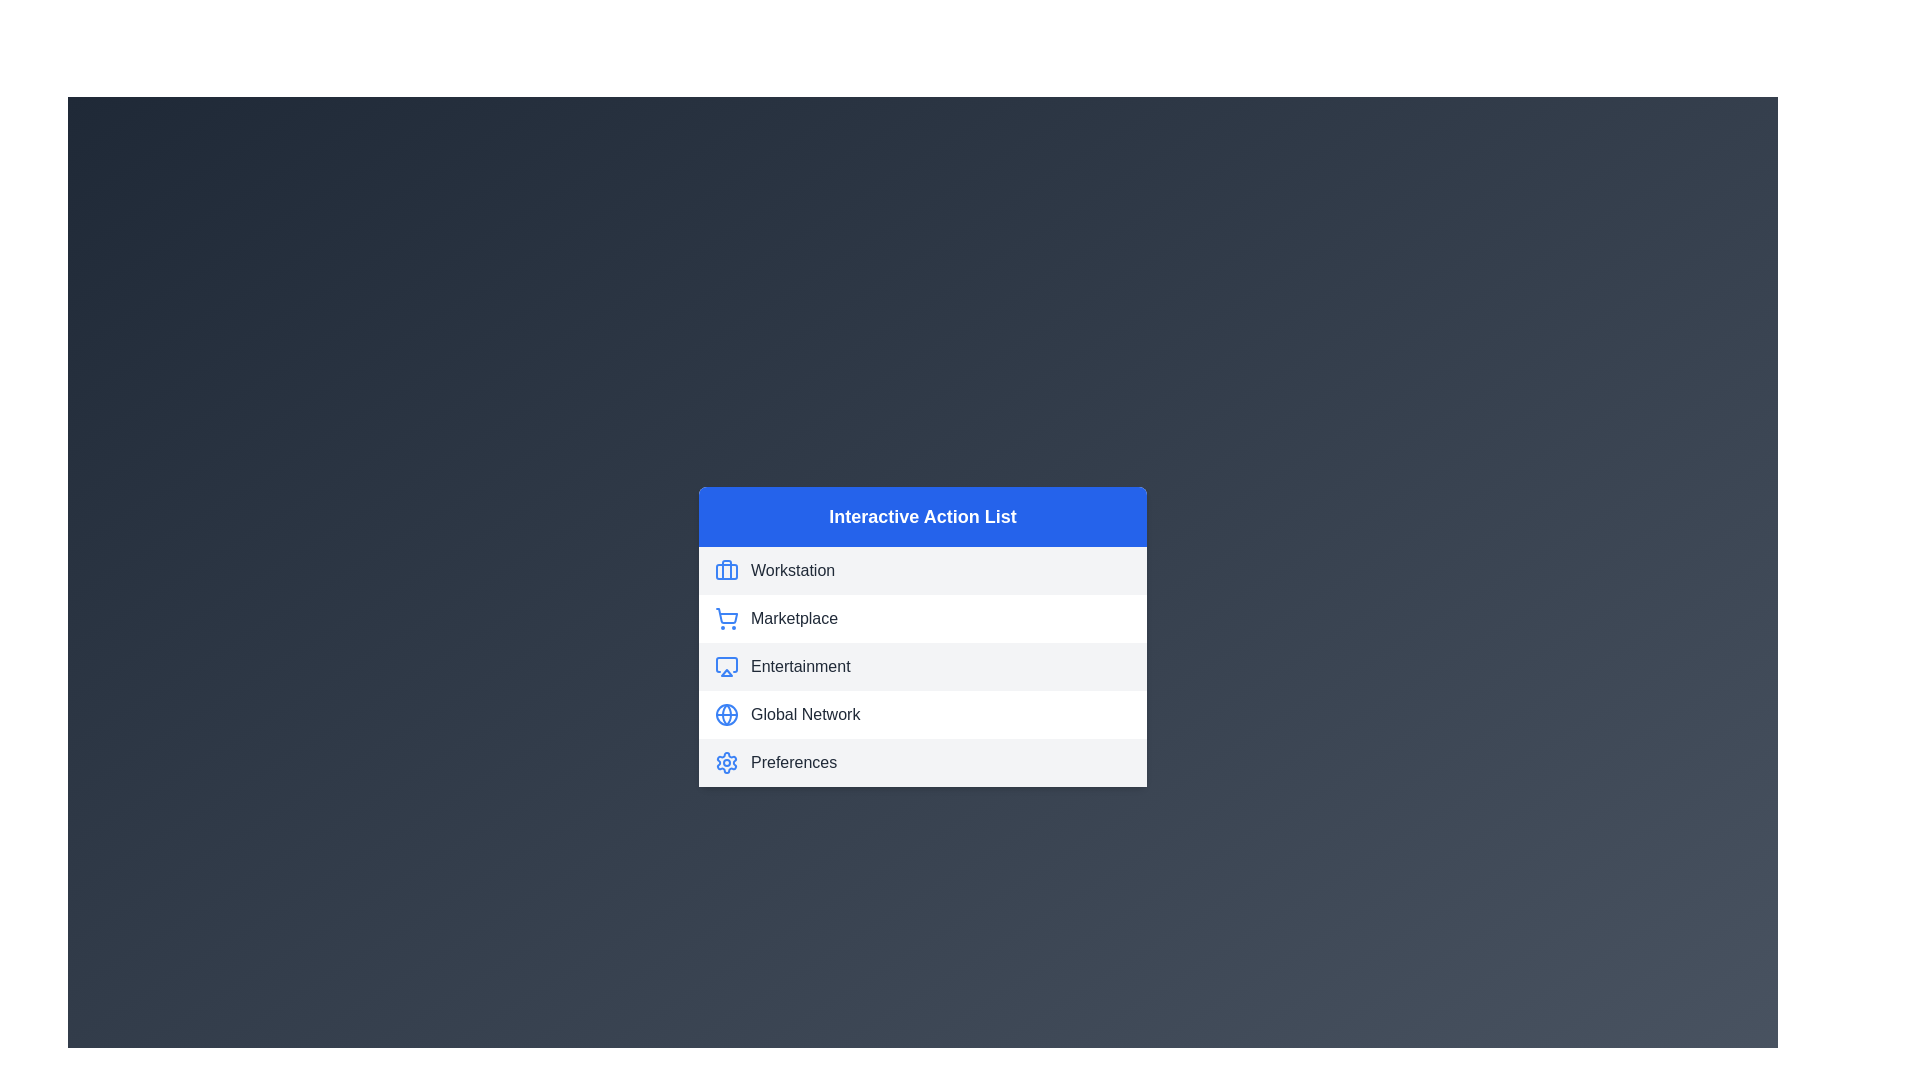 Image resolution: width=1920 pixels, height=1080 pixels. What do you see at coordinates (725, 570) in the screenshot?
I see `the 'Workstation' icon located at the top-left of the action list` at bounding box center [725, 570].